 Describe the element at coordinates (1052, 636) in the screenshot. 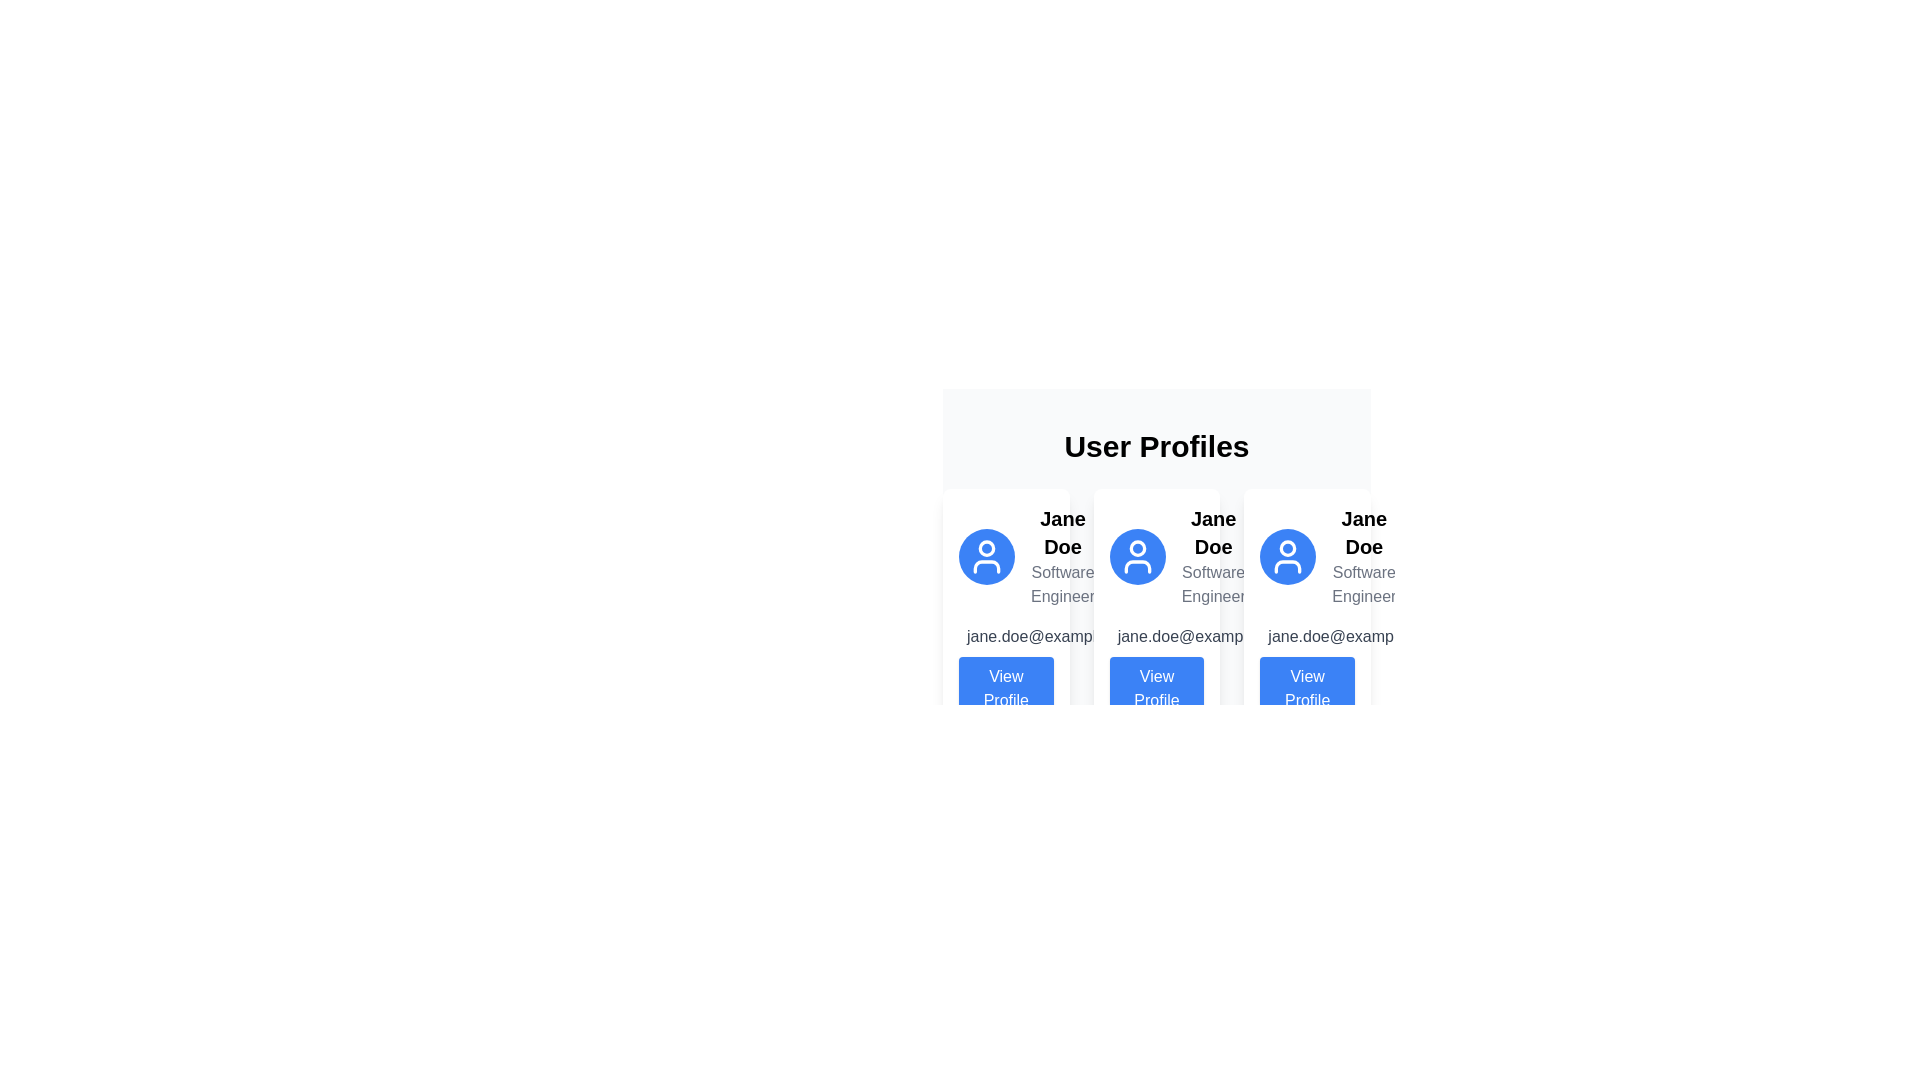

I see `the text label displaying the user's contact email address, which is located at the bottom central portion of the user profile card, immediately below the 'Software Engineer' text` at that location.